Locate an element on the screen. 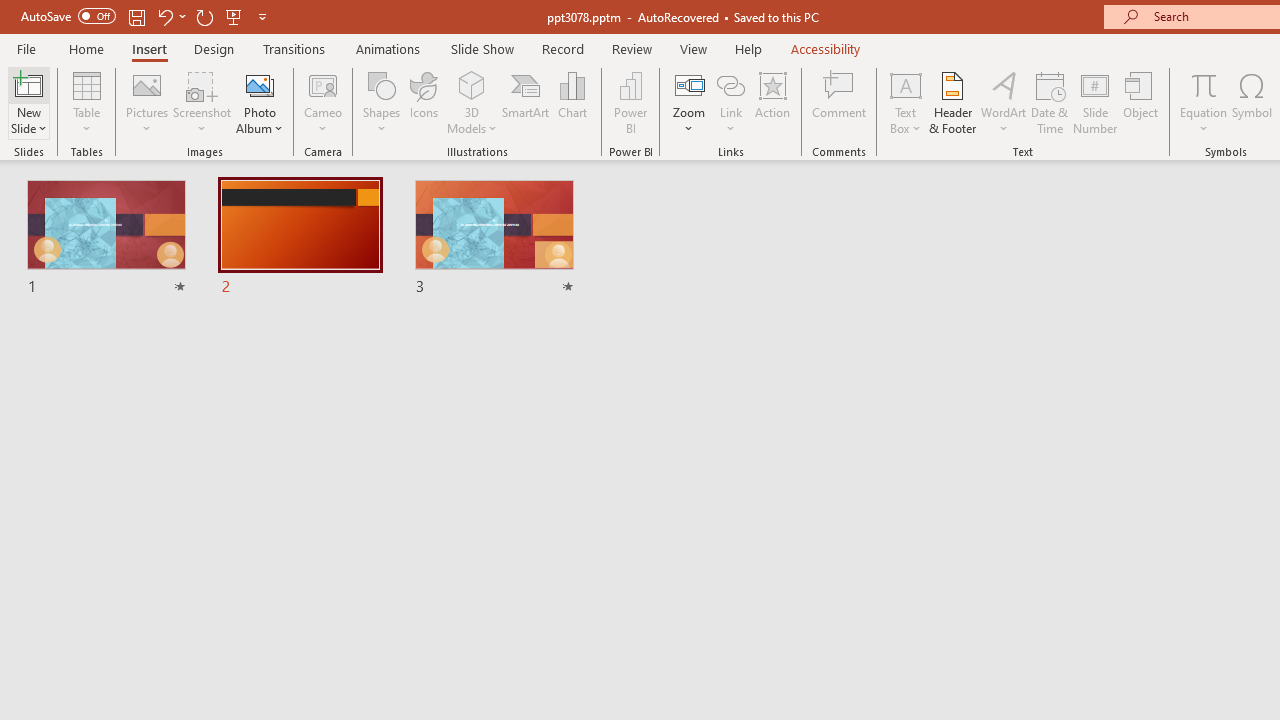 The width and height of the screenshot is (1280, 720). 'Link' is located at coordinates (730, 84).